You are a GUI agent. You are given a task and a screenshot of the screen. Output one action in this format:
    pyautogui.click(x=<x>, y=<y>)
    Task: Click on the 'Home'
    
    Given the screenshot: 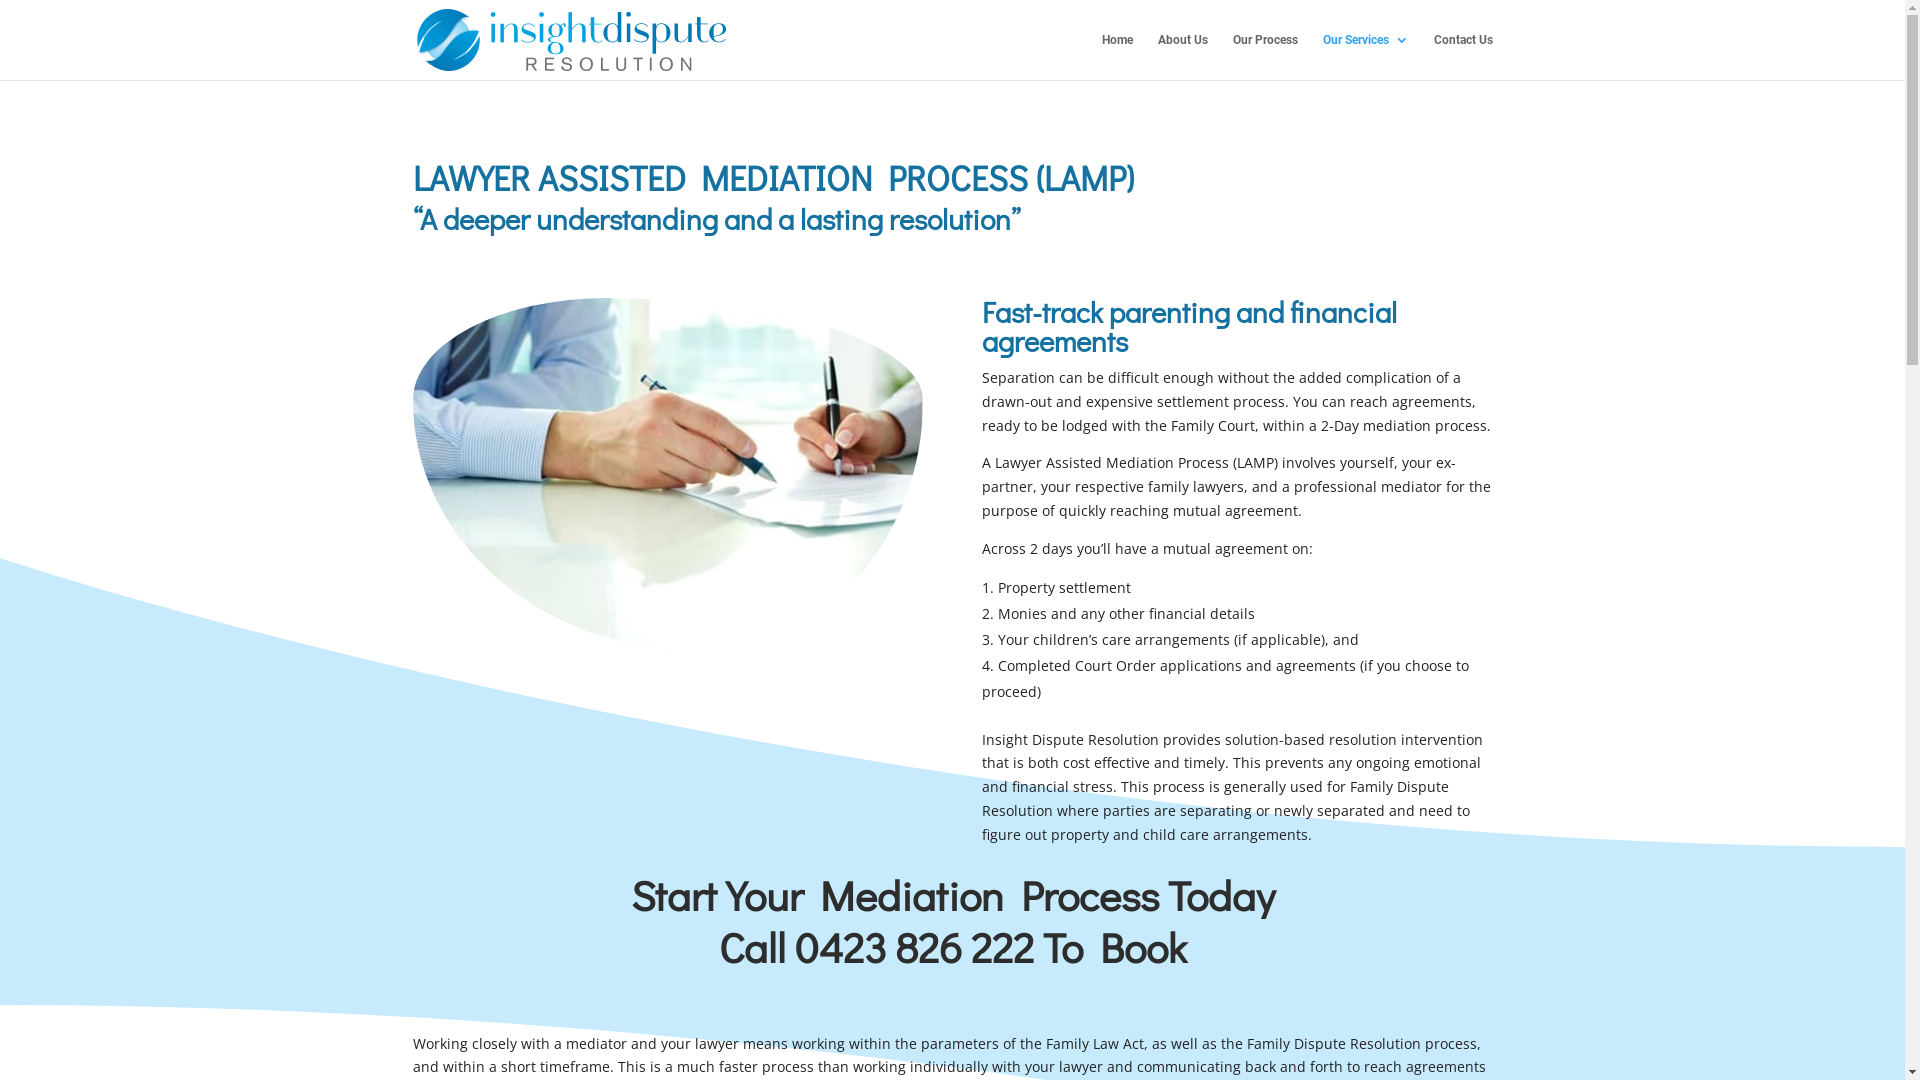 What is the action you would take?
    pyautogui.click(x=1101, y=55)
    